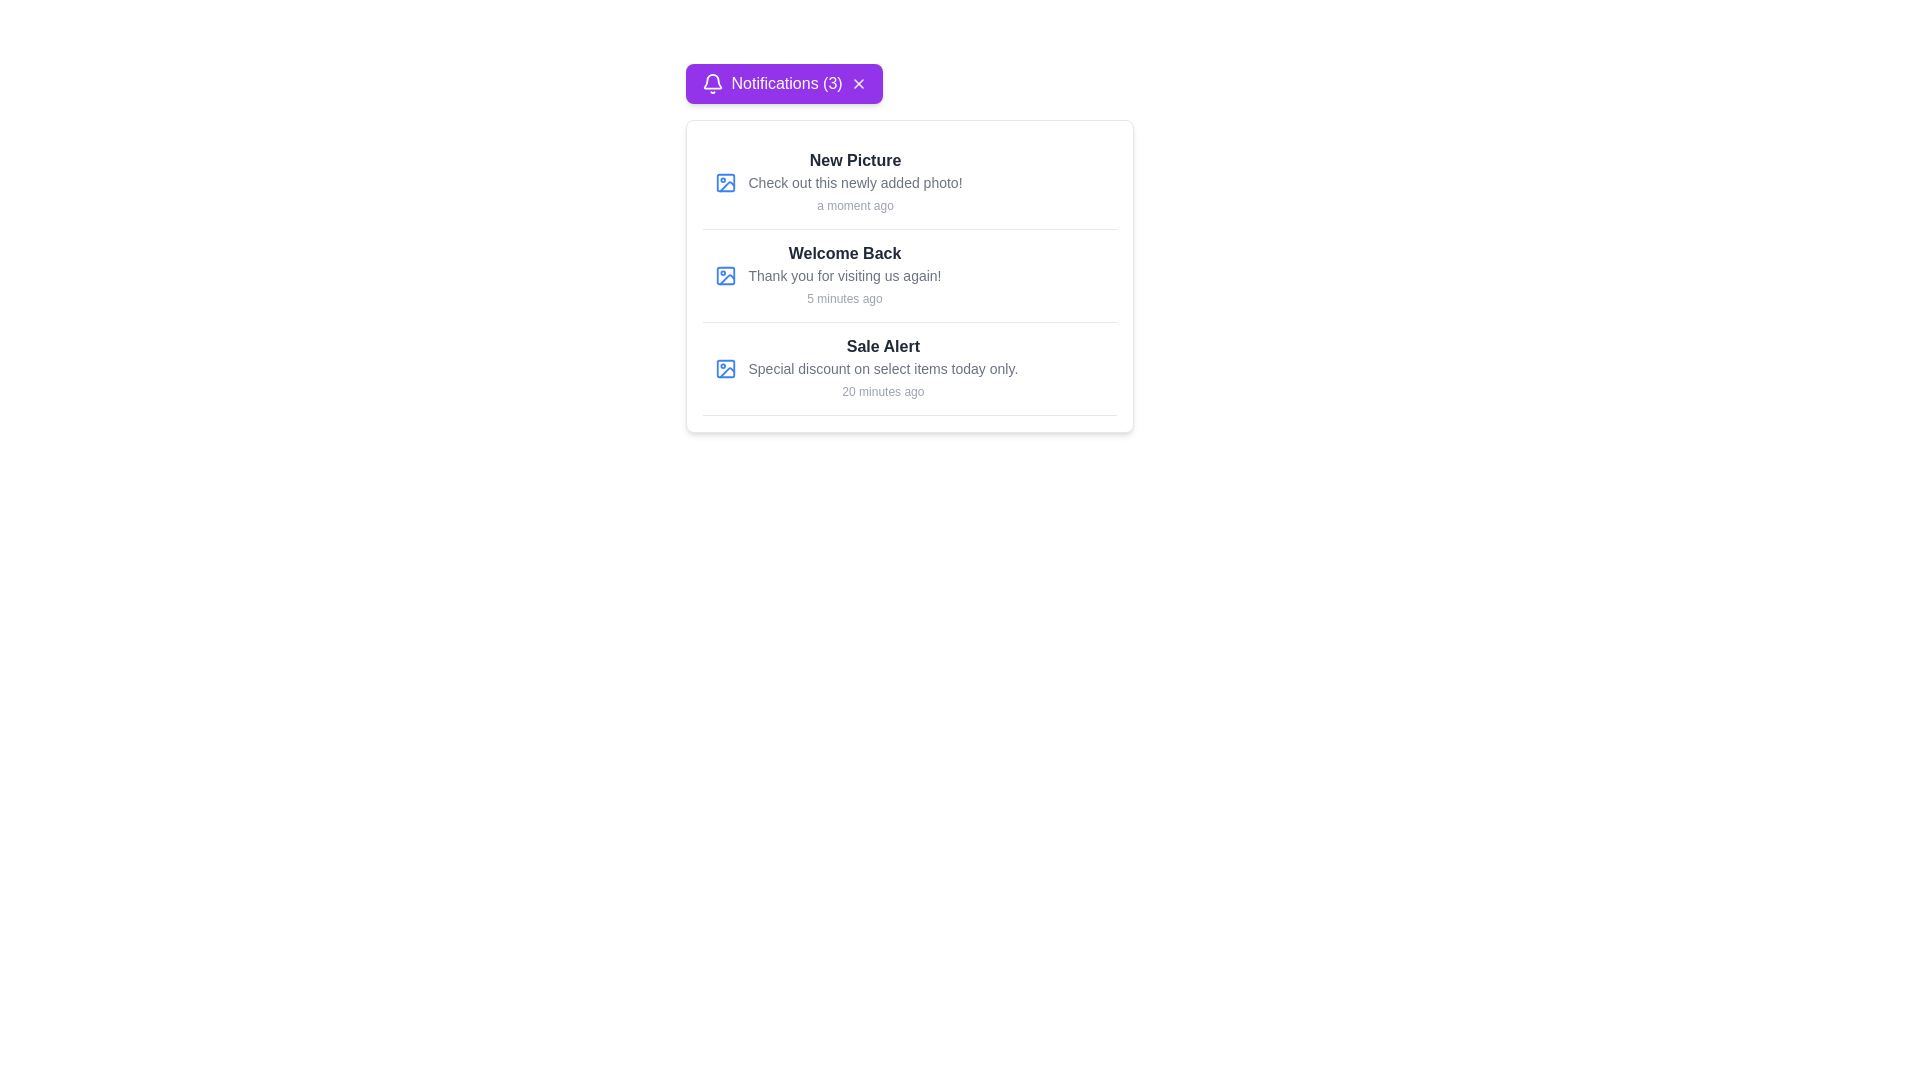  I want to click on the welcoming title of the notification located in the notification panel under 'Notifications (3)', which is part of the second item in the list panel, so click(844, 253).